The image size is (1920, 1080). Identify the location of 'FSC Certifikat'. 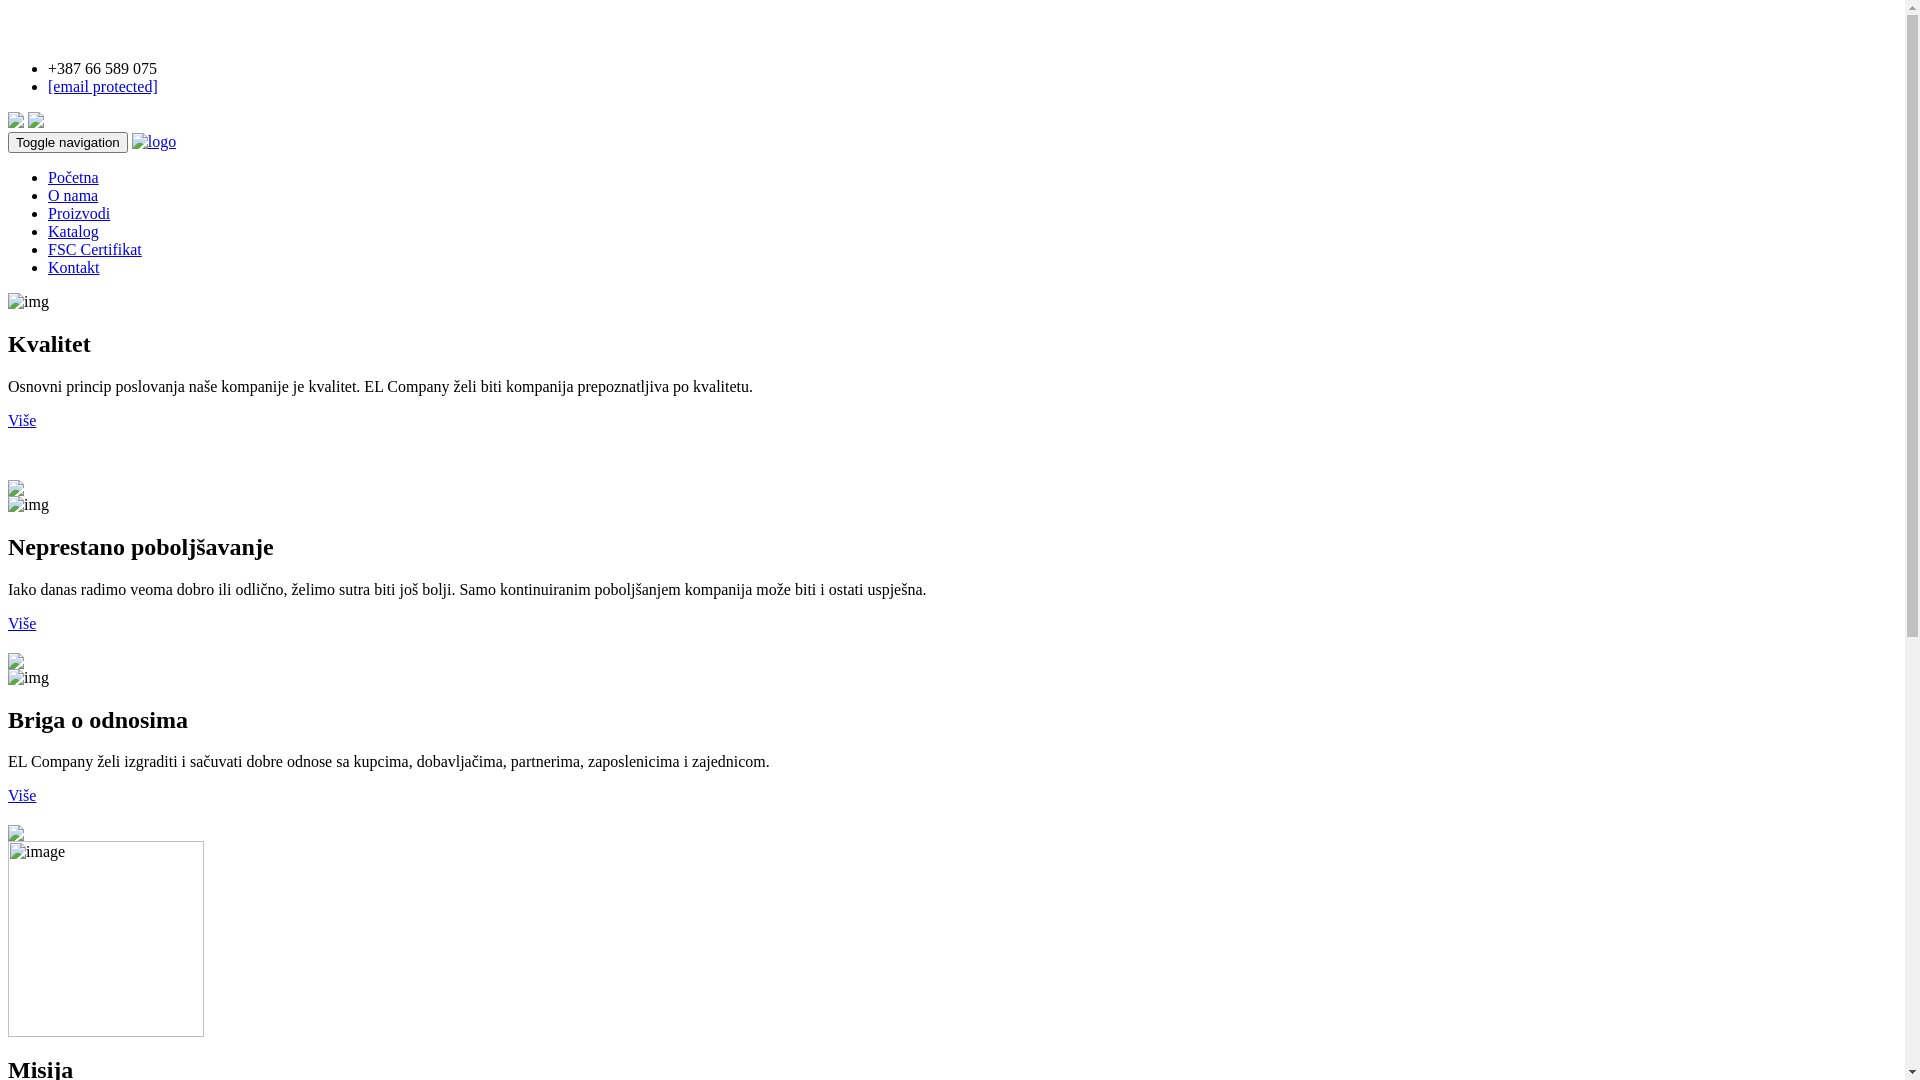
(94, 248).